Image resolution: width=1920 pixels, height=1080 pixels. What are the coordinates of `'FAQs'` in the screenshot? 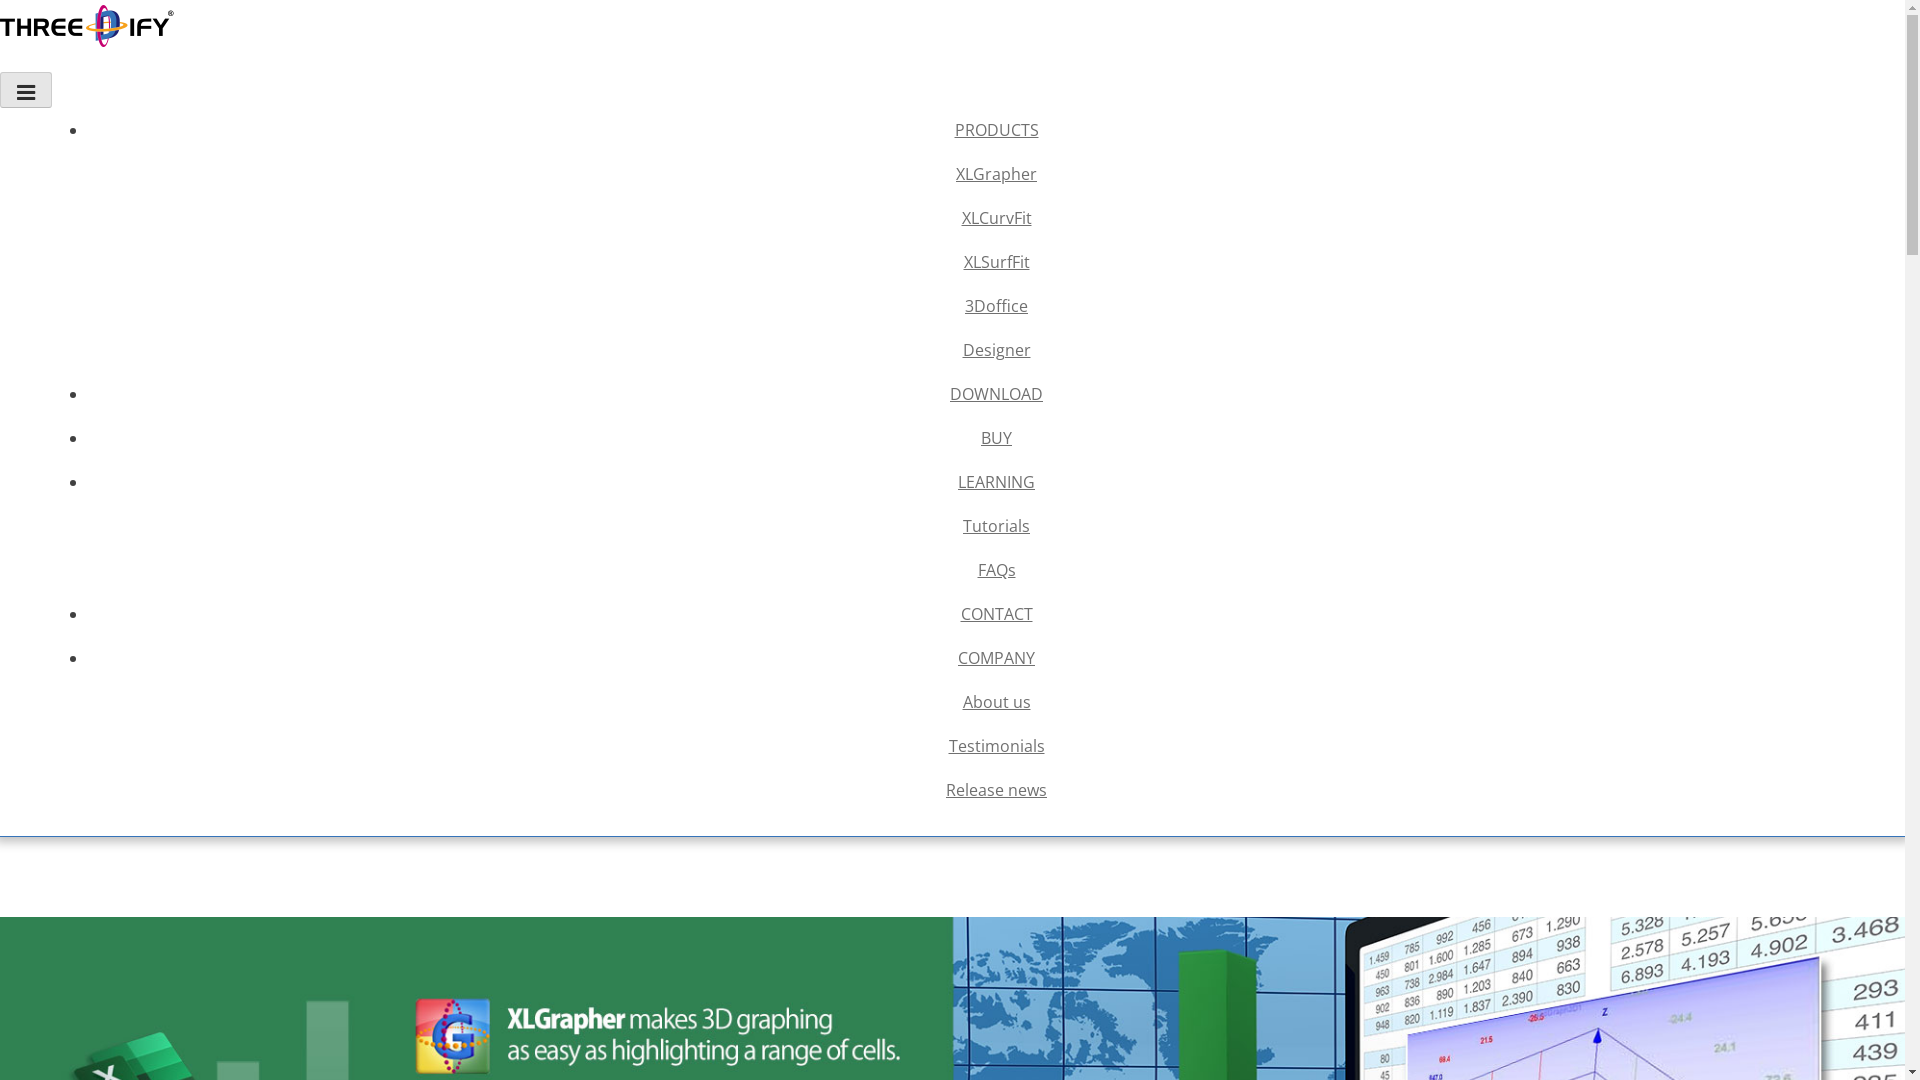 It's located at (996, 570).